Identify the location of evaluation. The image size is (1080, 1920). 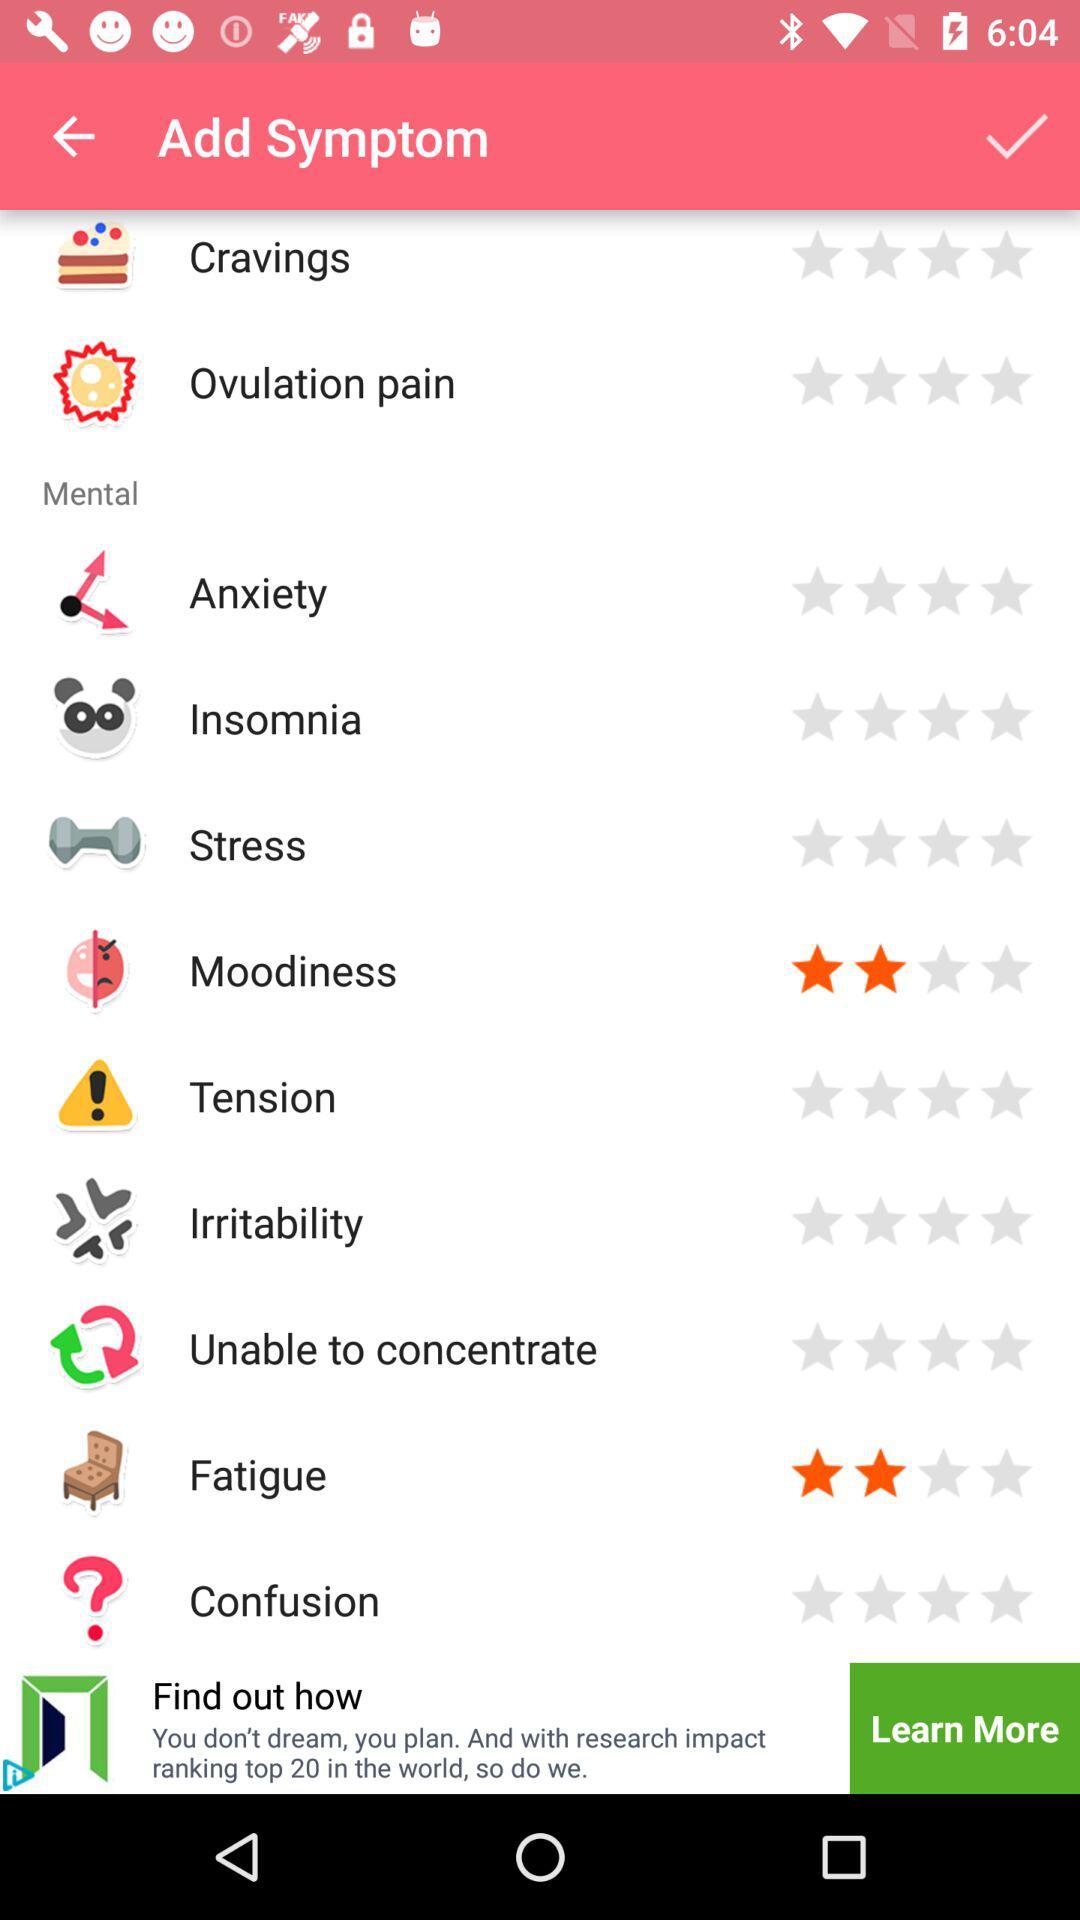
(943, 1220).